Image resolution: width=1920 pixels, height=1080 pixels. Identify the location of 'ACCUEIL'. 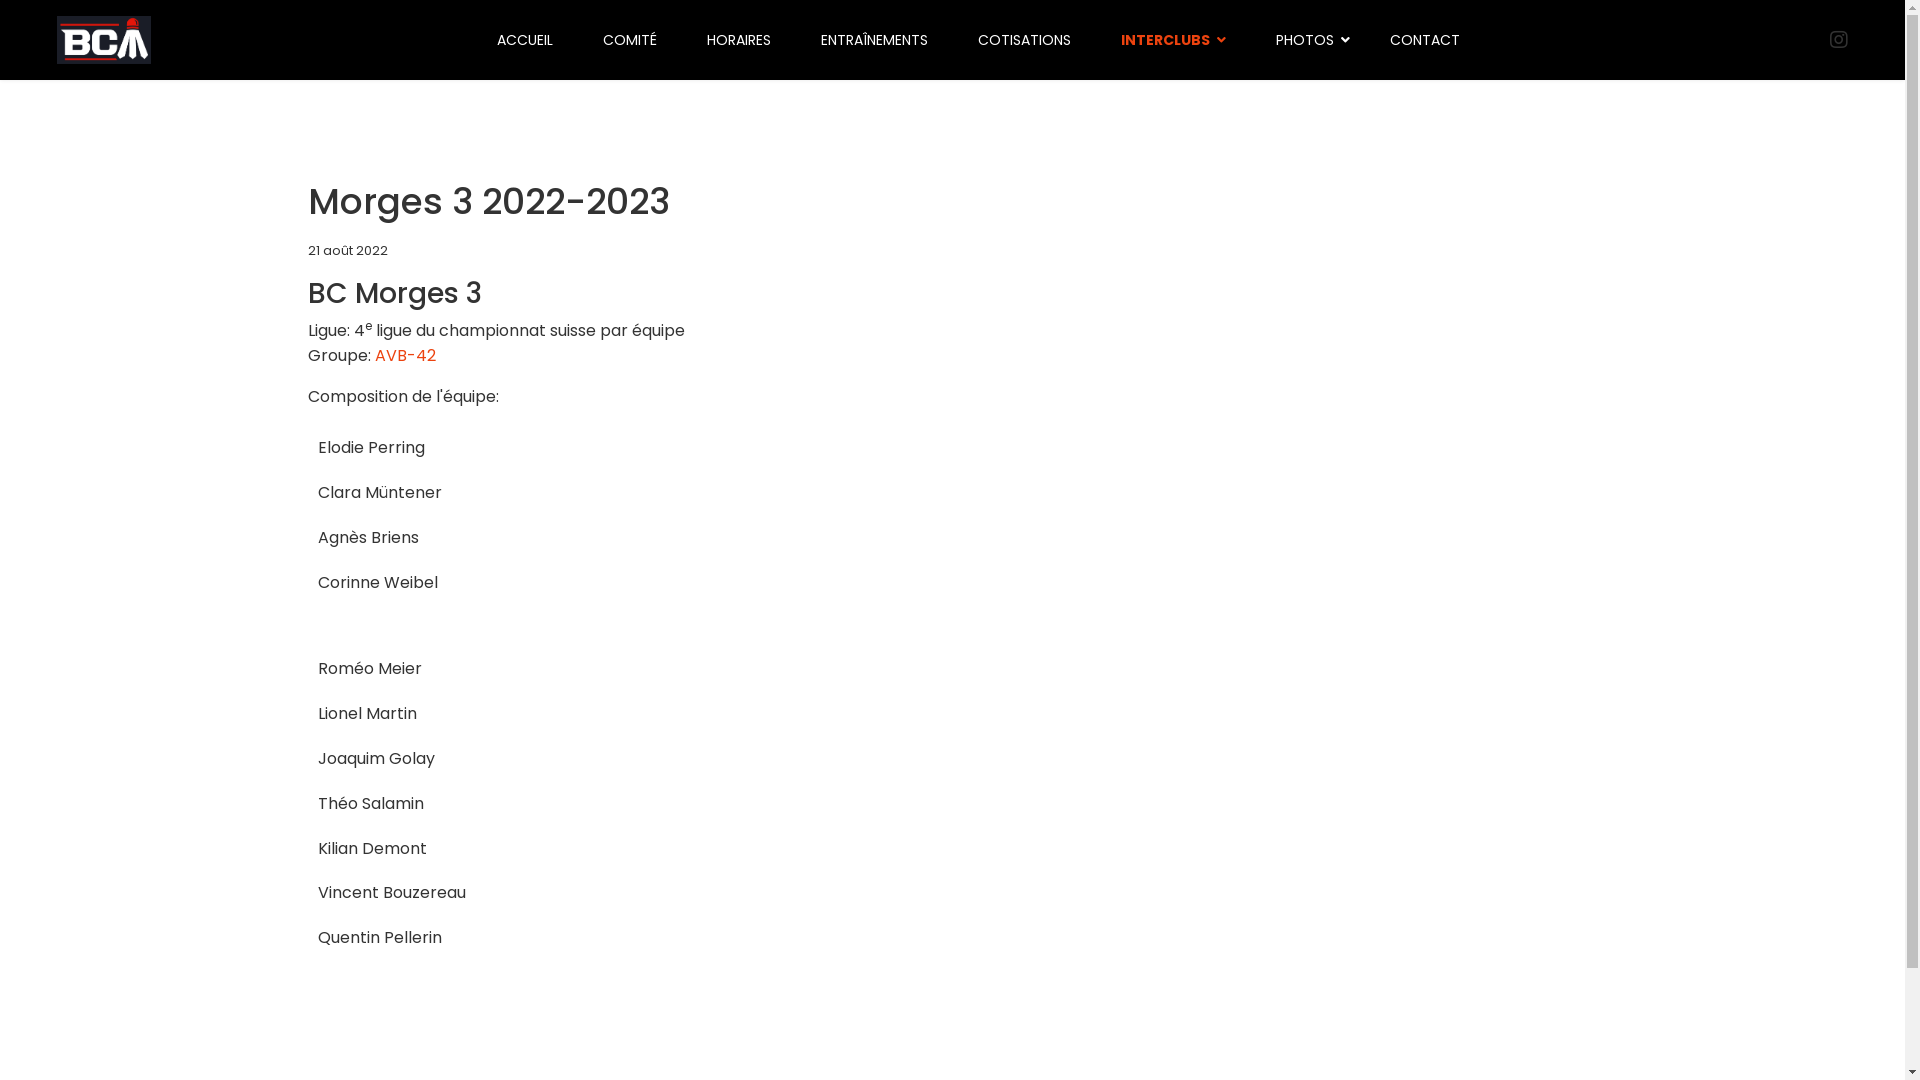
(524, 39).